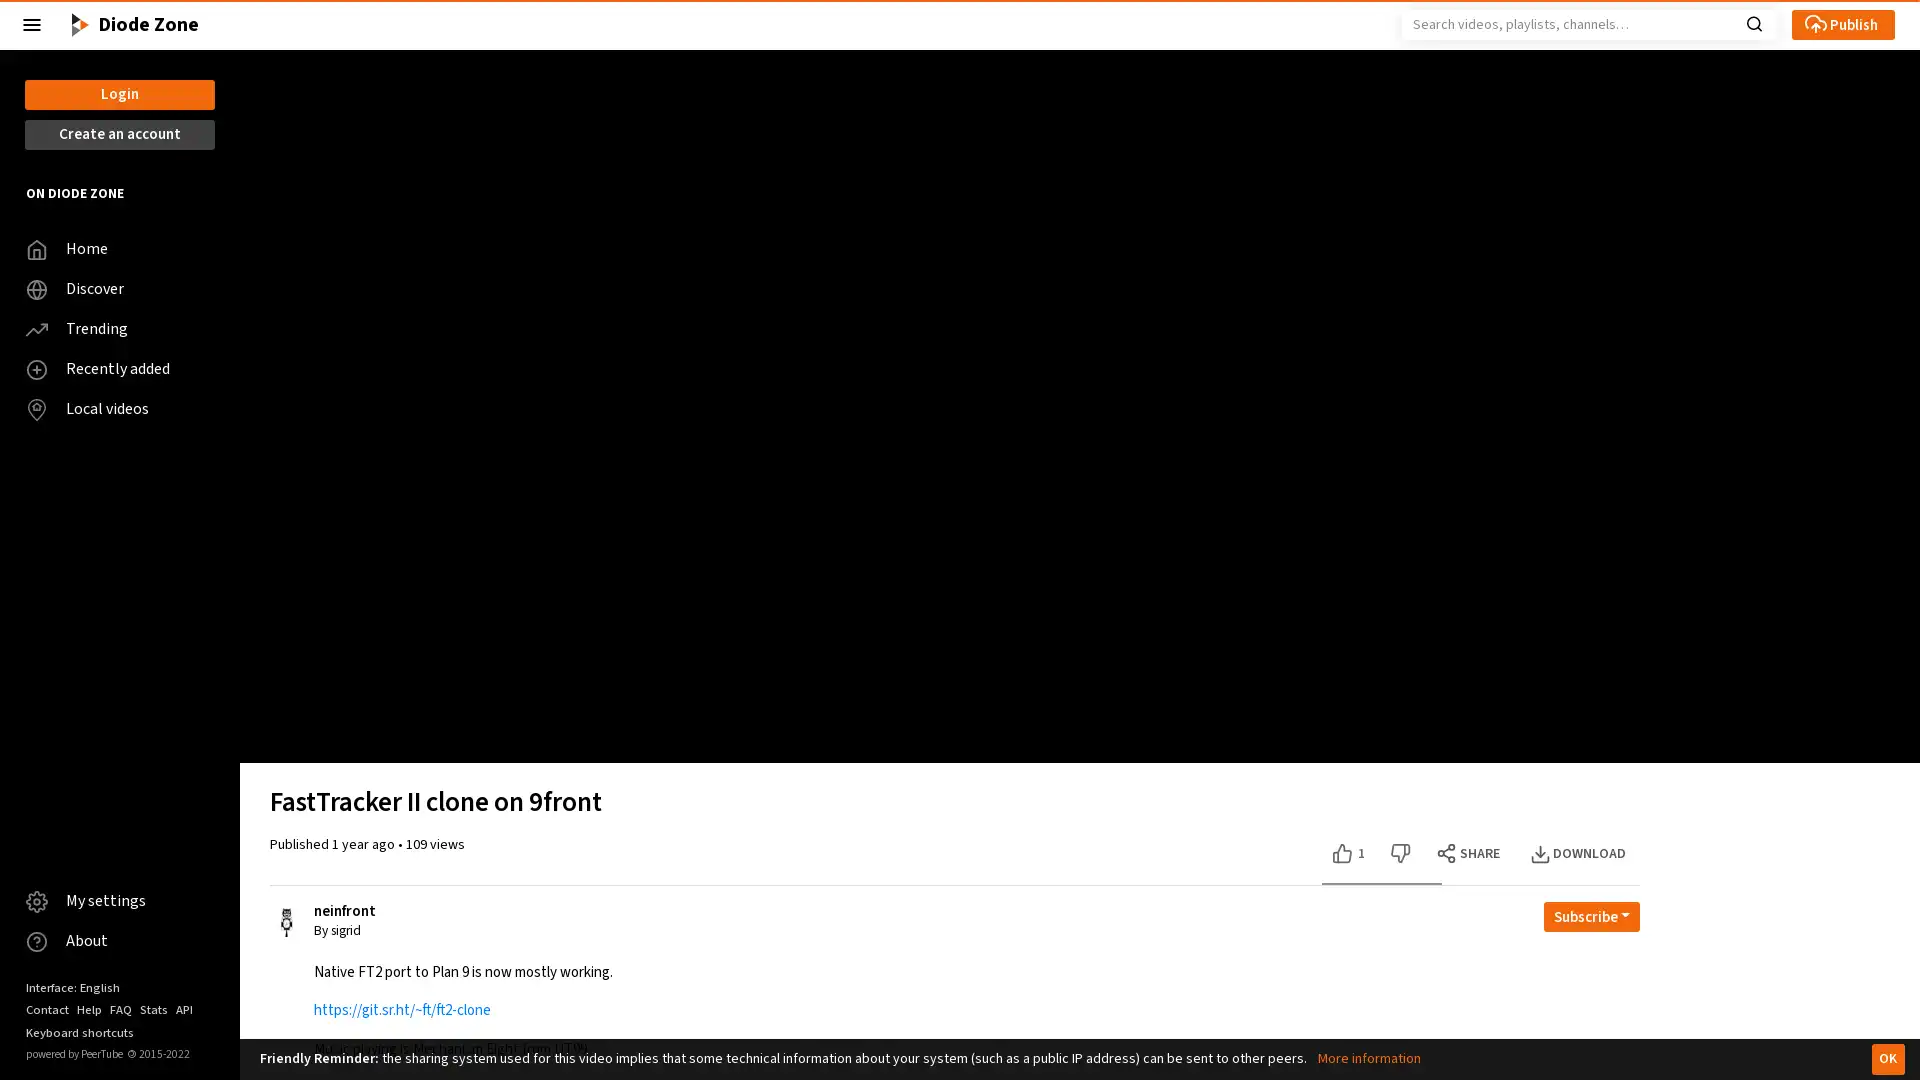 Image resolution: width=1920 pixels, height=1080 pixels. Describe the element at coordinates (1578, 853) in the screenshot. I see `DOWNLOAD` at that location.